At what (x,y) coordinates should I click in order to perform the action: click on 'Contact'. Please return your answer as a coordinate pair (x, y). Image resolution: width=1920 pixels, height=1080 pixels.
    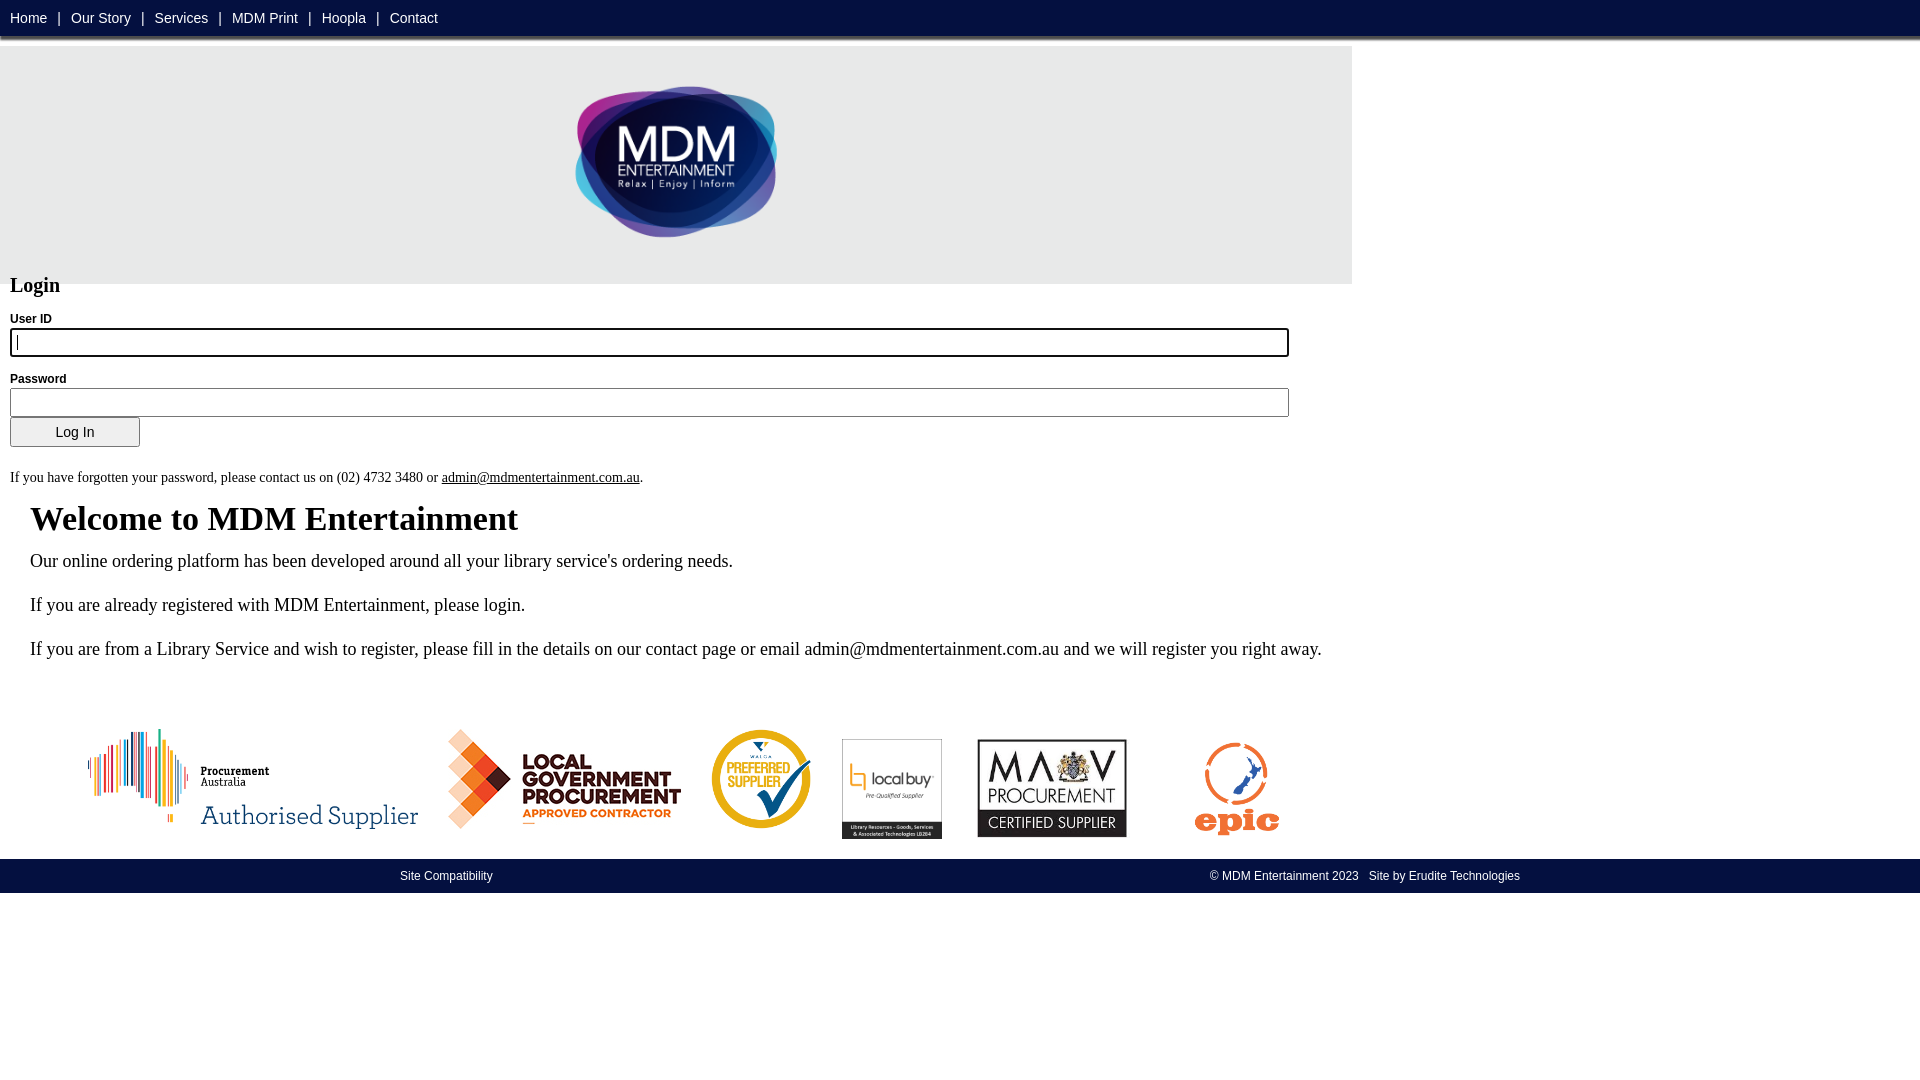
    Looking at the image, I should click on (412, 18).